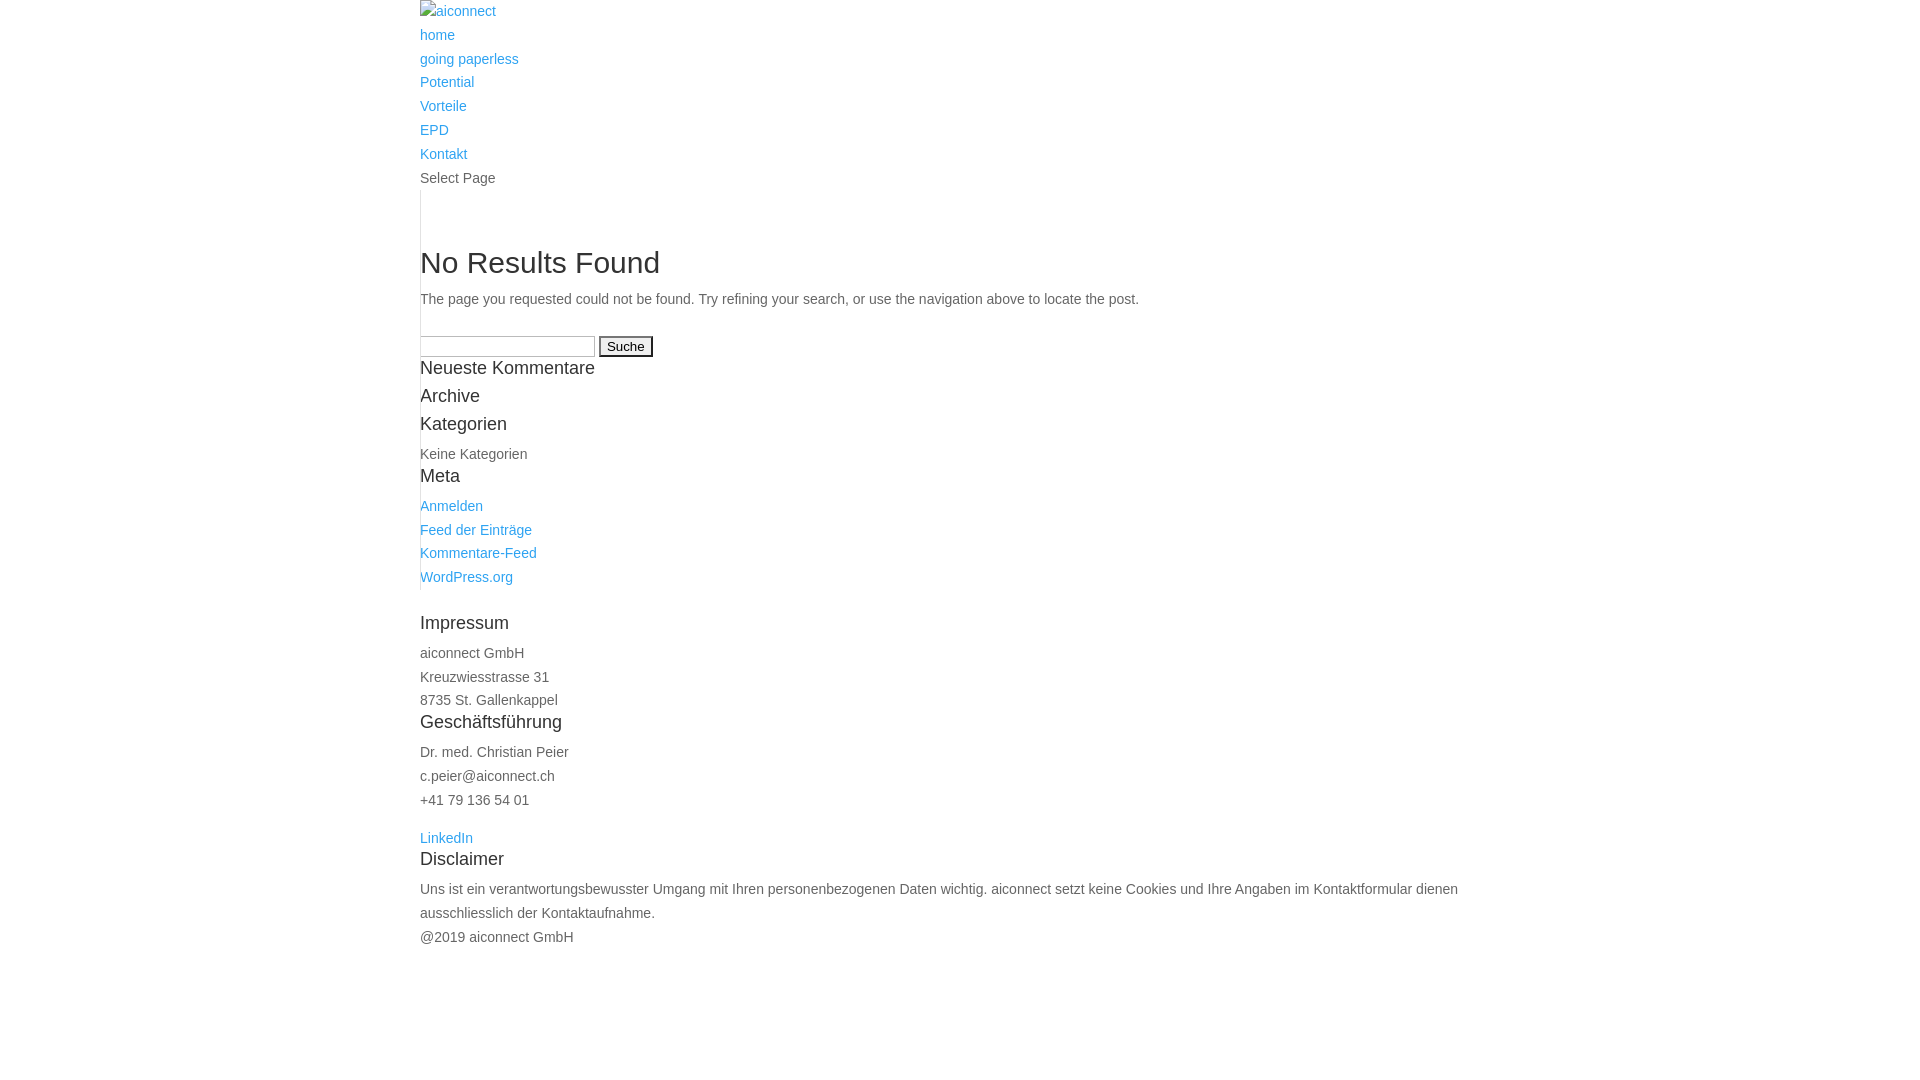 This screenshot has width=1920, height=1080. What do you see at coordinates (624, 345) in the screenshot?
I see `'Suche'` at bounding box center [624, 345].